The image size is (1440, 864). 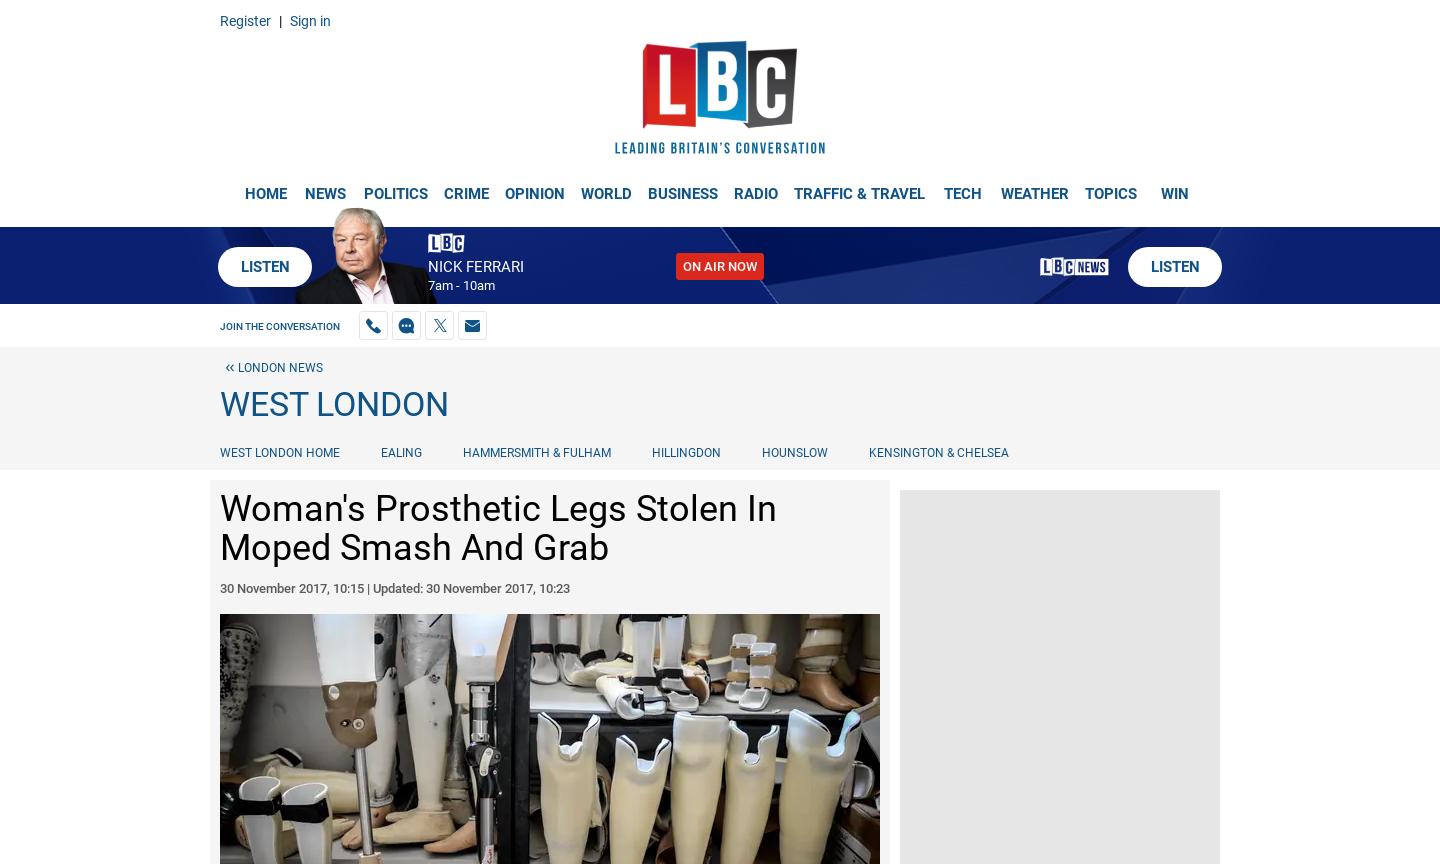 What do you see at coordinates (58, 15) in the screenshot?
I see `'CONTACT US'` at bounding box center [58, 15].